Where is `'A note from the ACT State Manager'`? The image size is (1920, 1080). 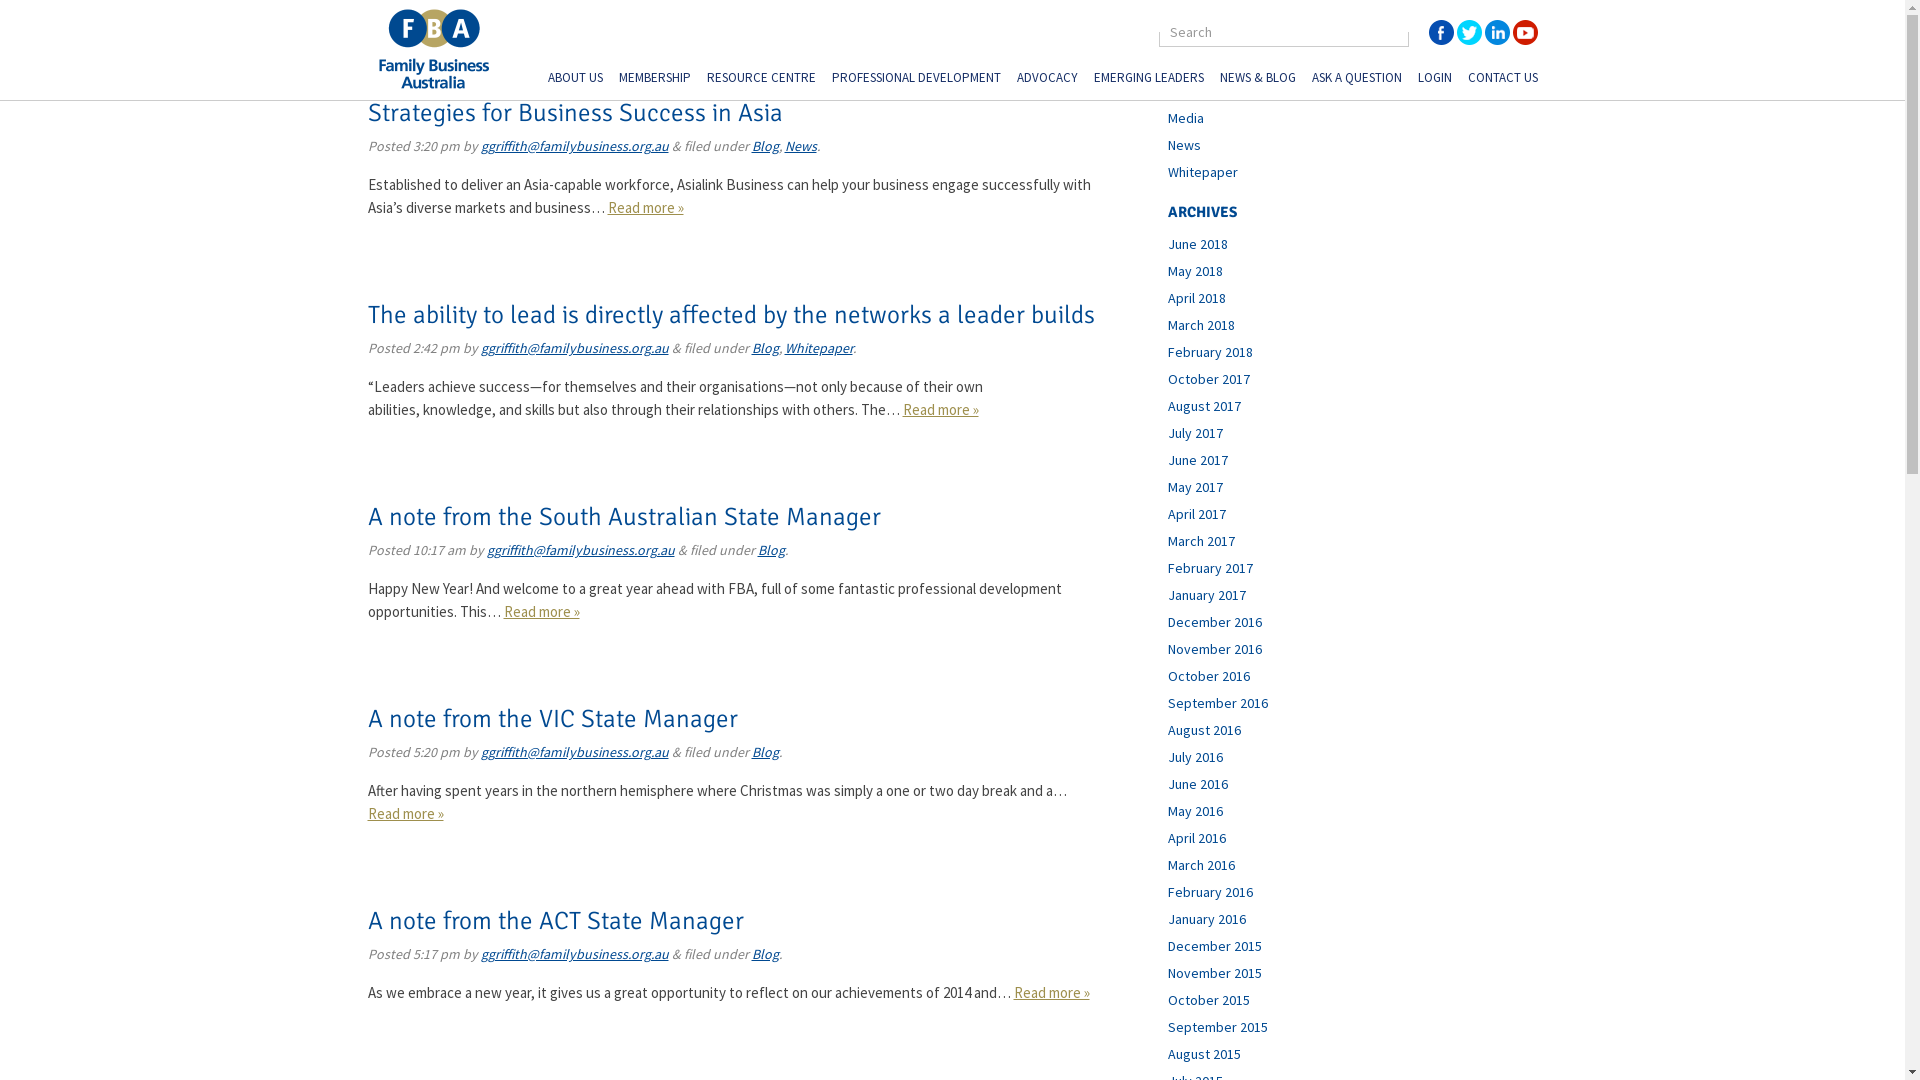
'A note from the ACT State Manager' is located at coordinates (556, 920).